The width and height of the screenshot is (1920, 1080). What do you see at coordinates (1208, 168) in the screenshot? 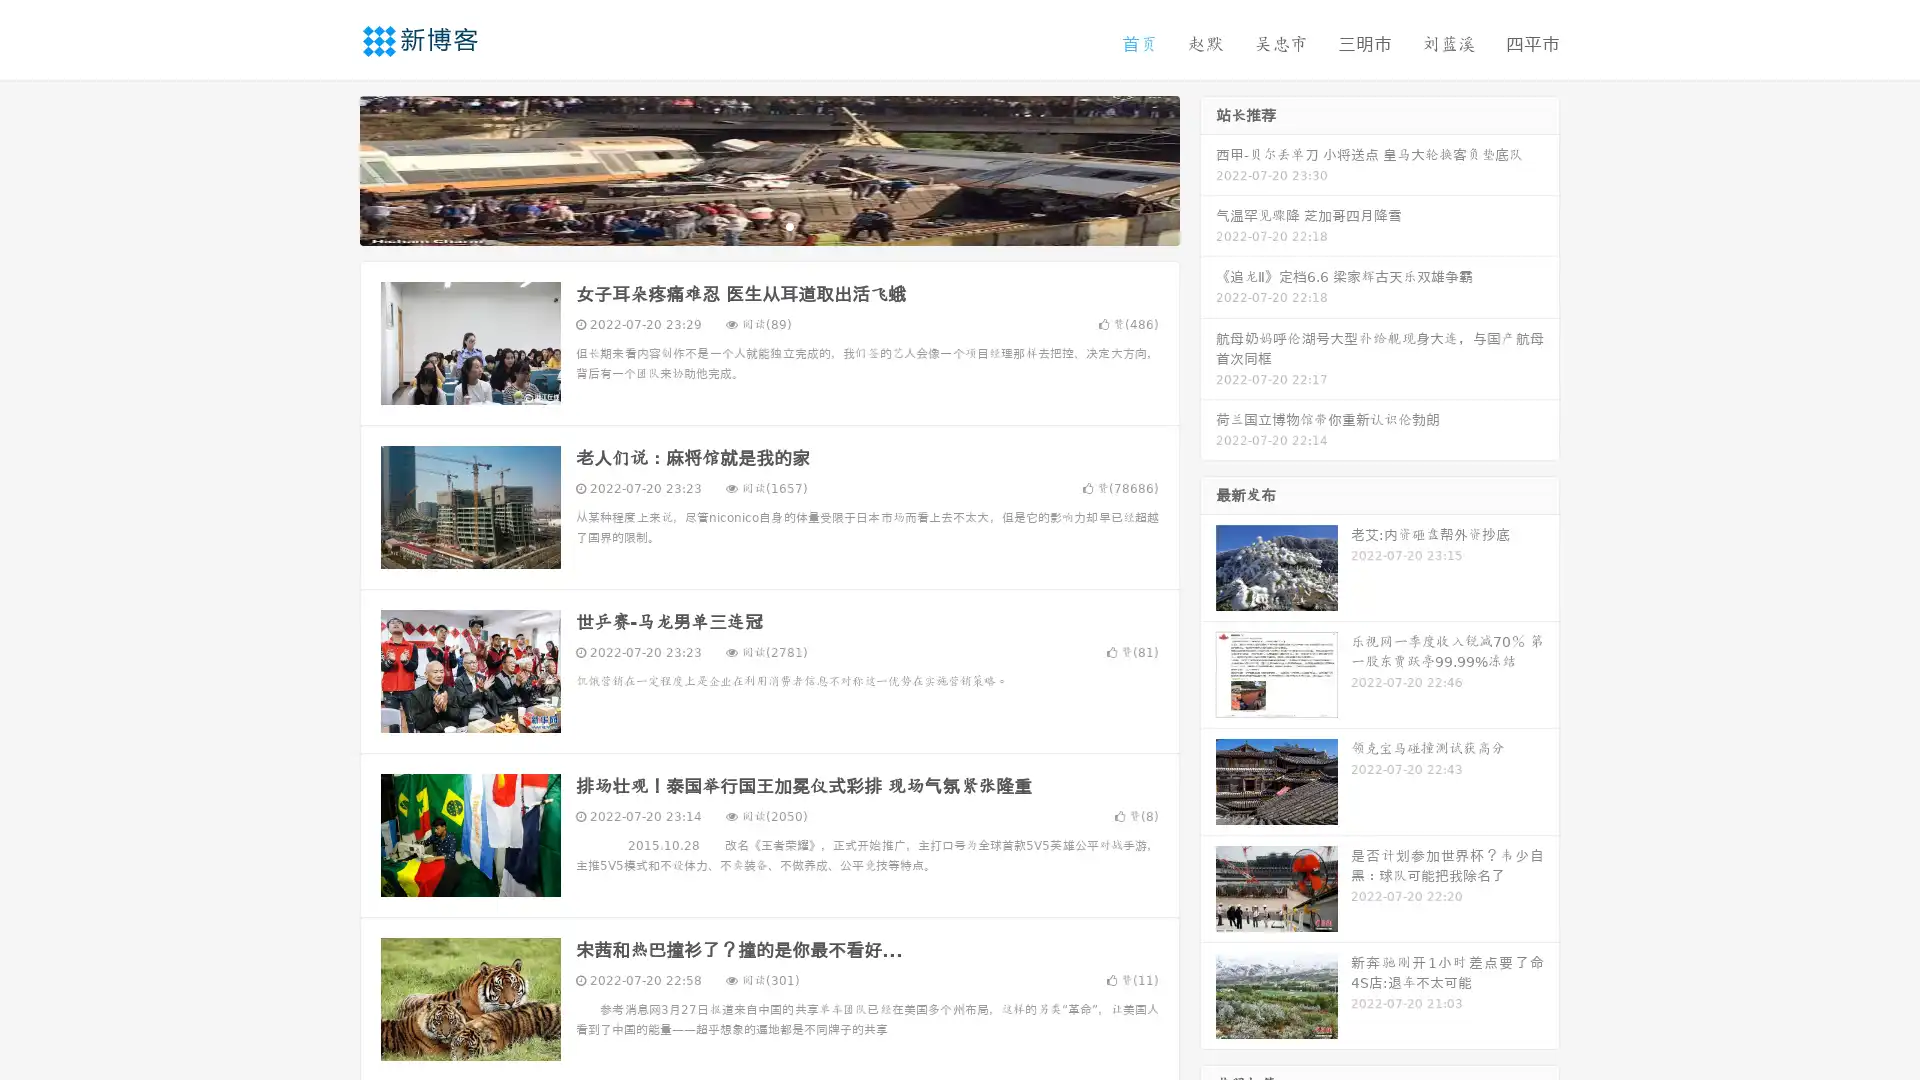
I see `Next slide` at bounding box center [1208, 168].